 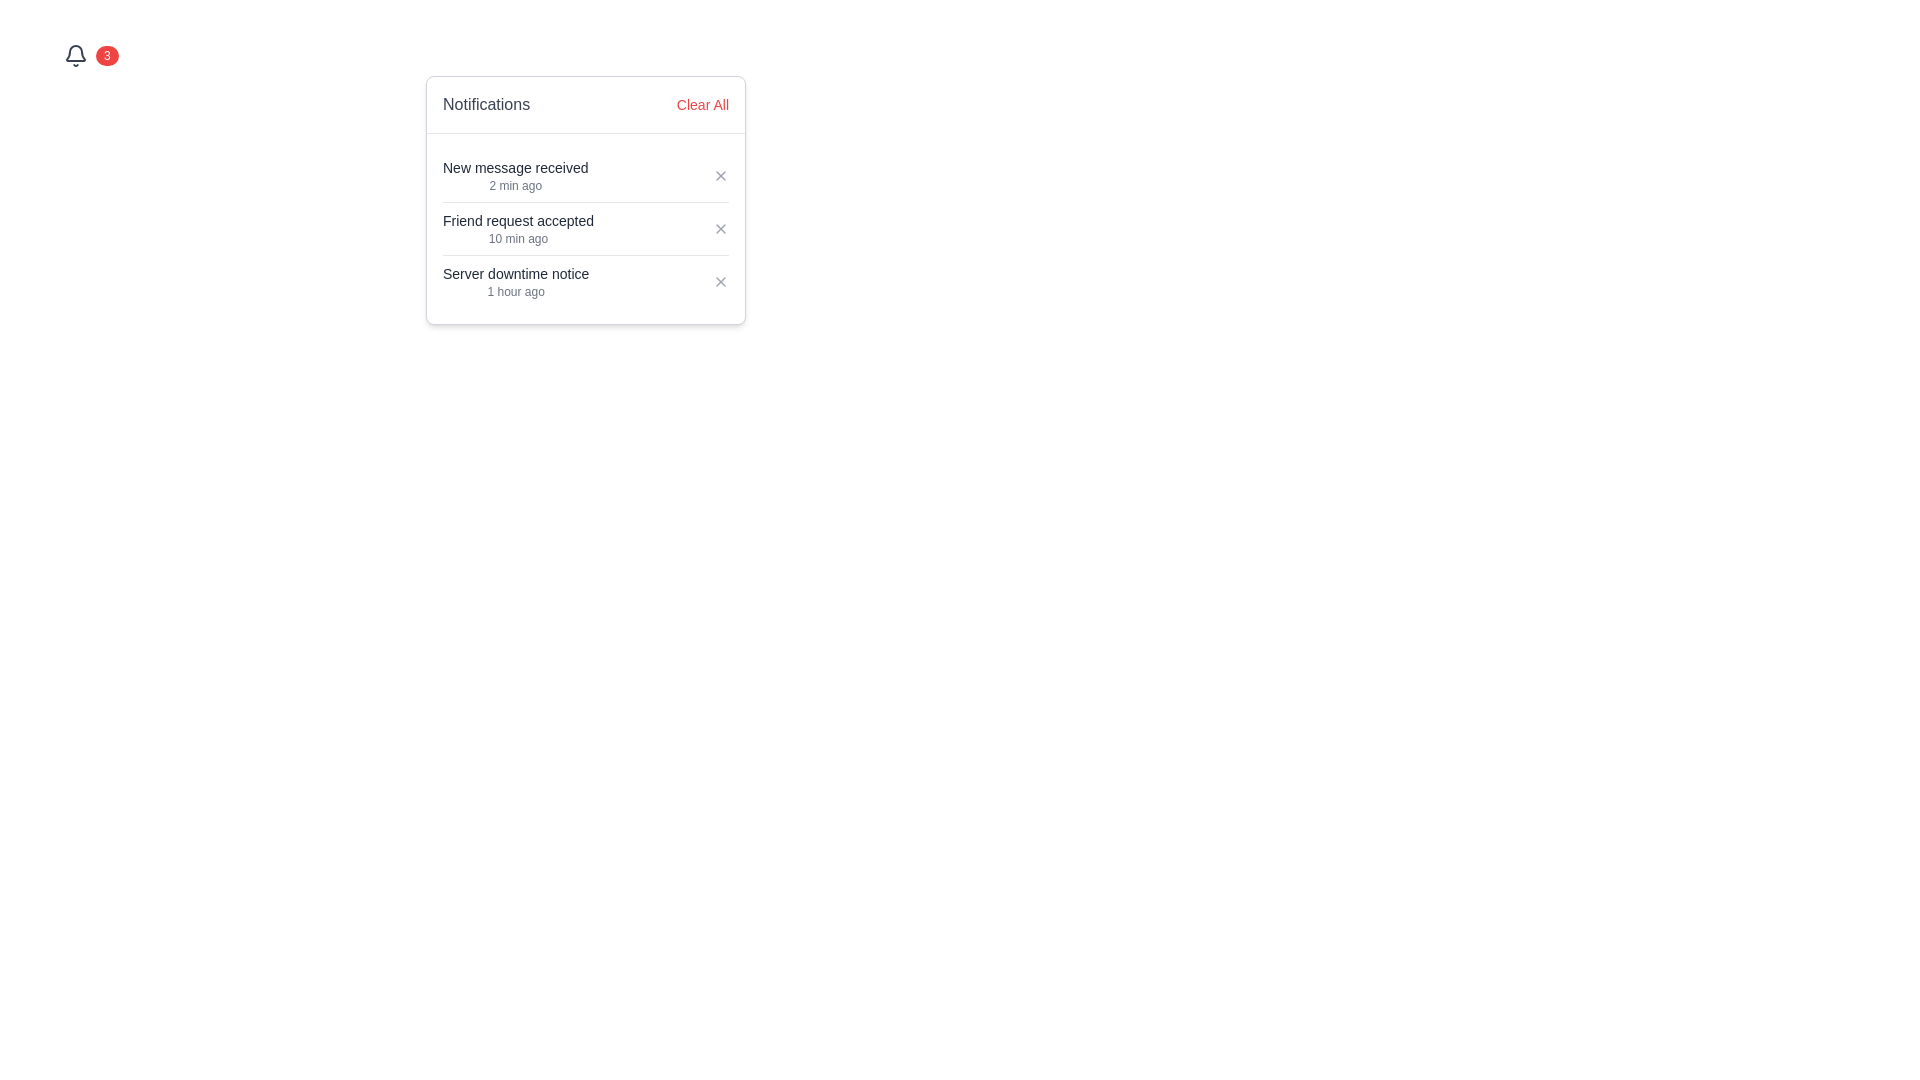 What do you see at coordinates (720, 227) in the screenshot?
I see `the interactive button` at bounding box center [720, 227].